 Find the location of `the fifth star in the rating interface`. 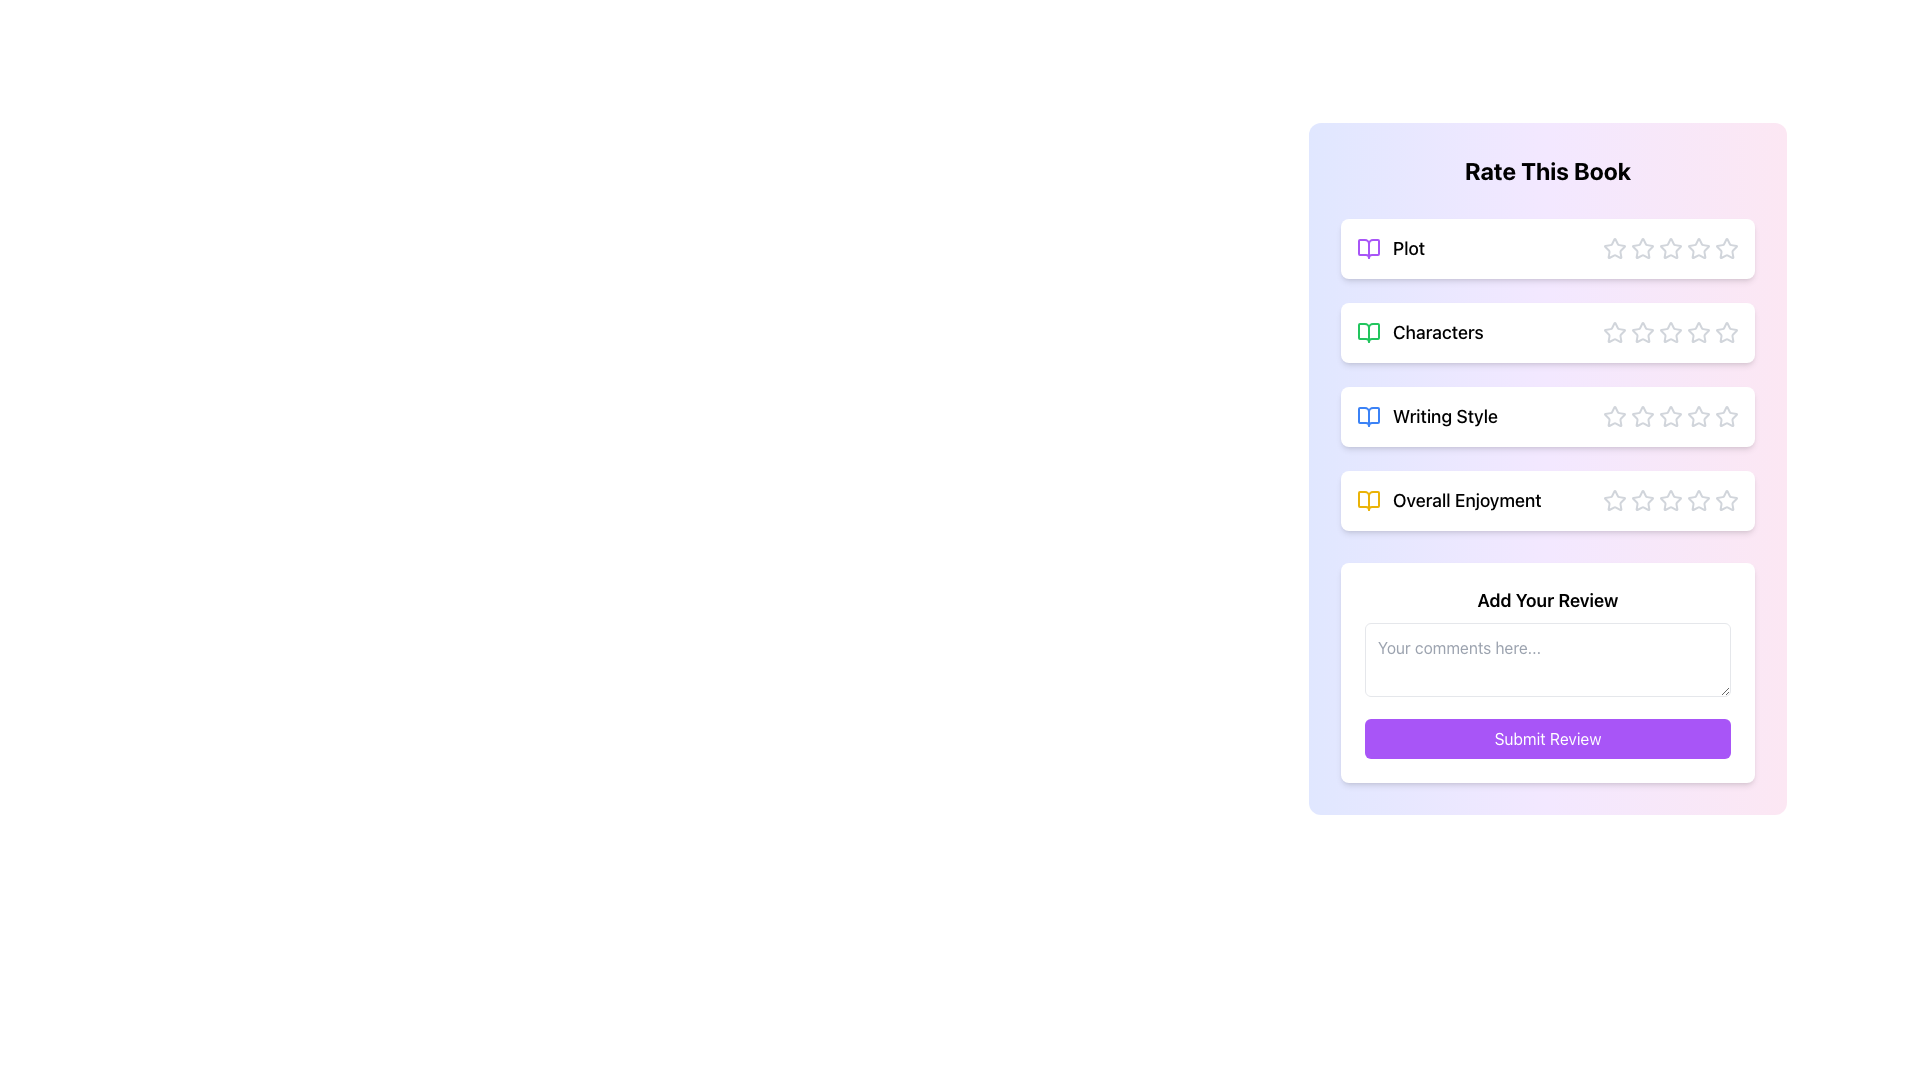

the fifth star in the rating interface is located at coordinates (1726, 331).